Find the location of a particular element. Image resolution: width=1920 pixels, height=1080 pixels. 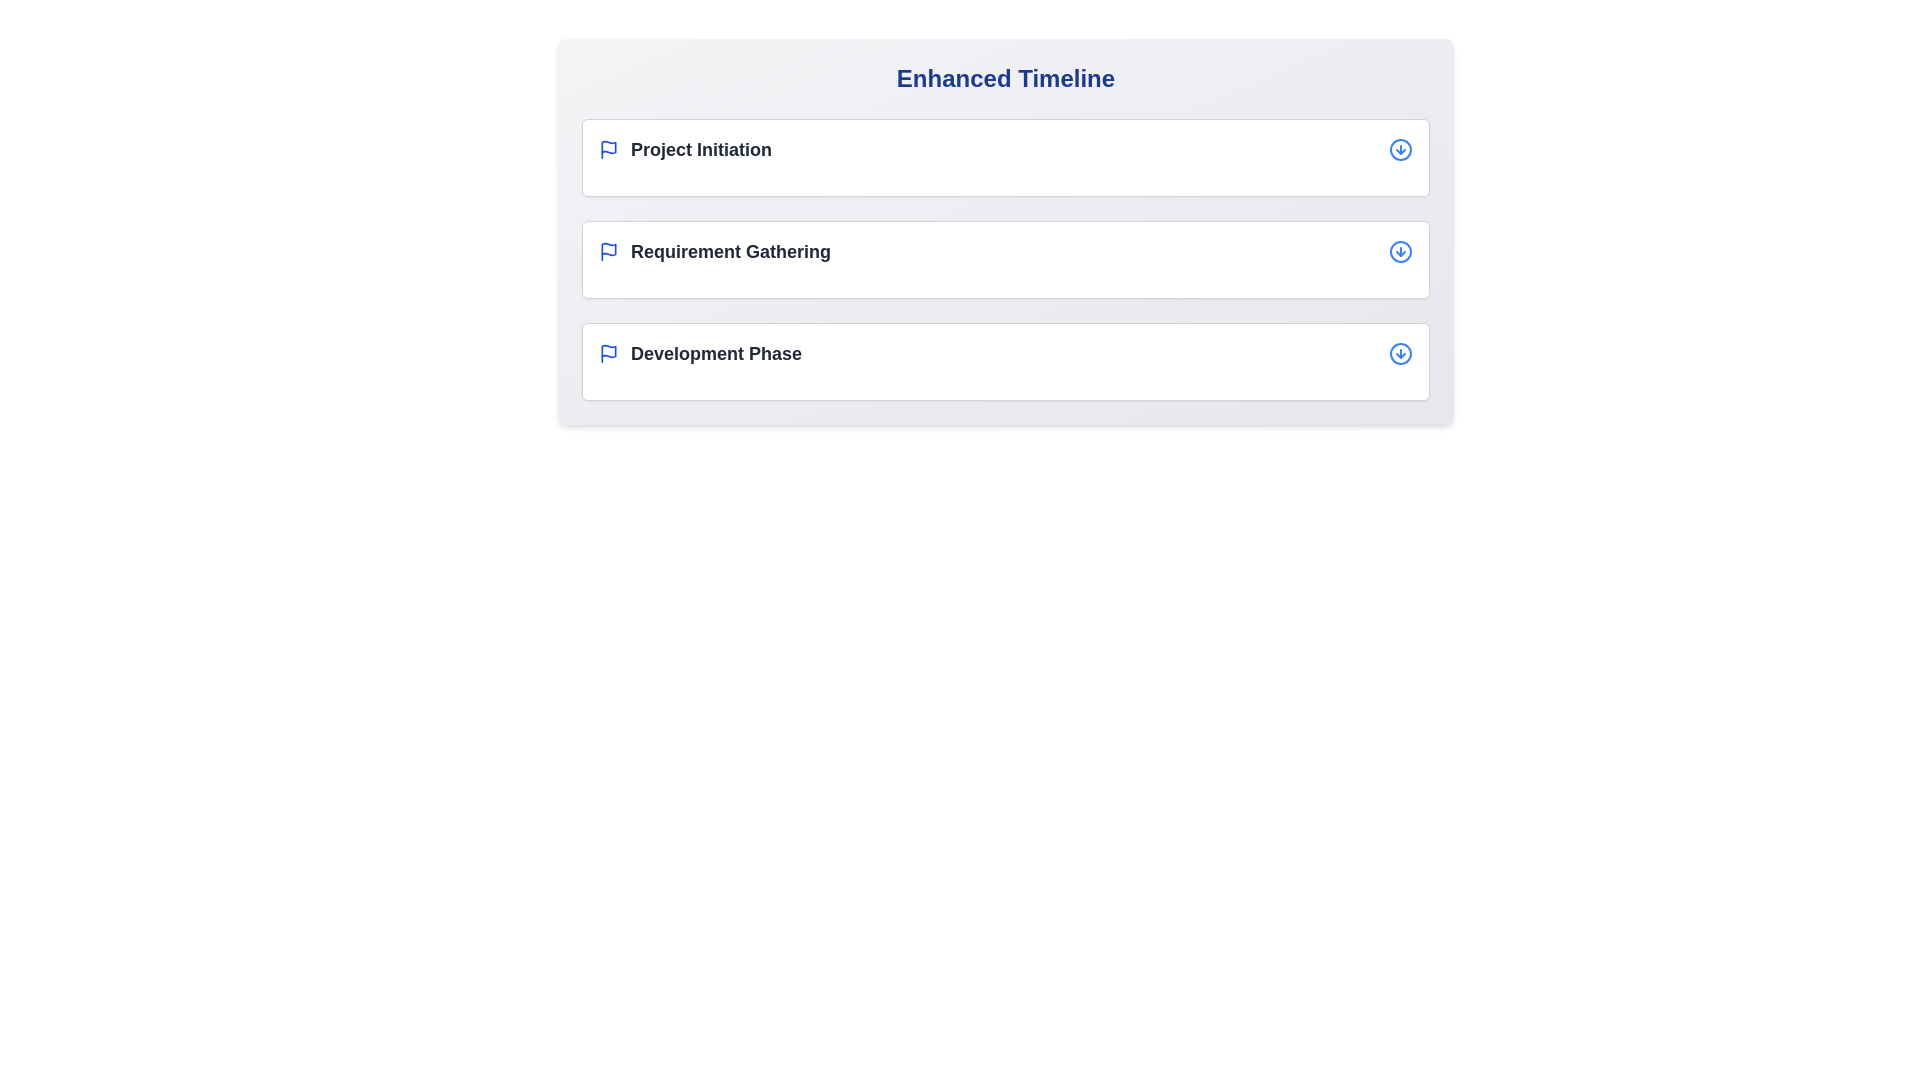

the 'Project Initiation' label, which features a bold black text and a blue flag icon, to read more information is located at coordinates (685, 149).